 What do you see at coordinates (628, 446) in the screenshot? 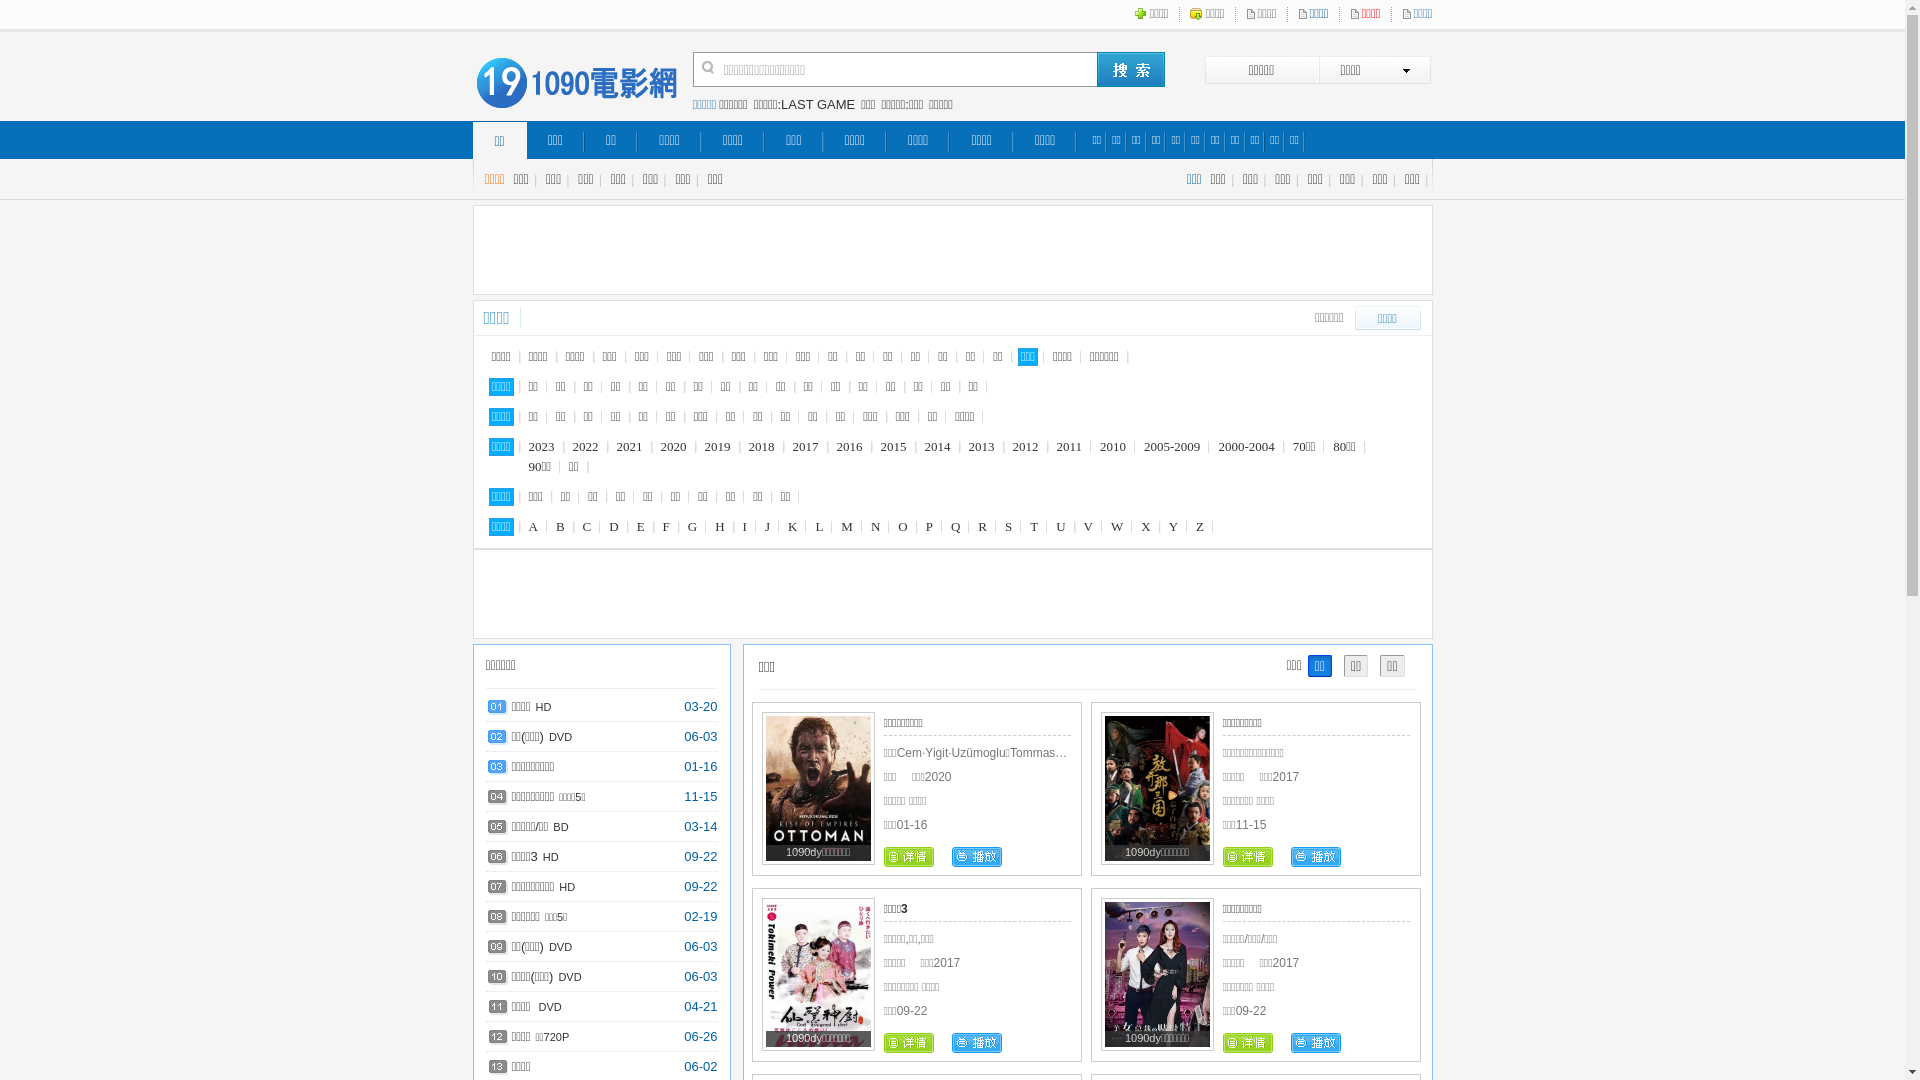
I see `'2021'` at bounding box center [628, 446].